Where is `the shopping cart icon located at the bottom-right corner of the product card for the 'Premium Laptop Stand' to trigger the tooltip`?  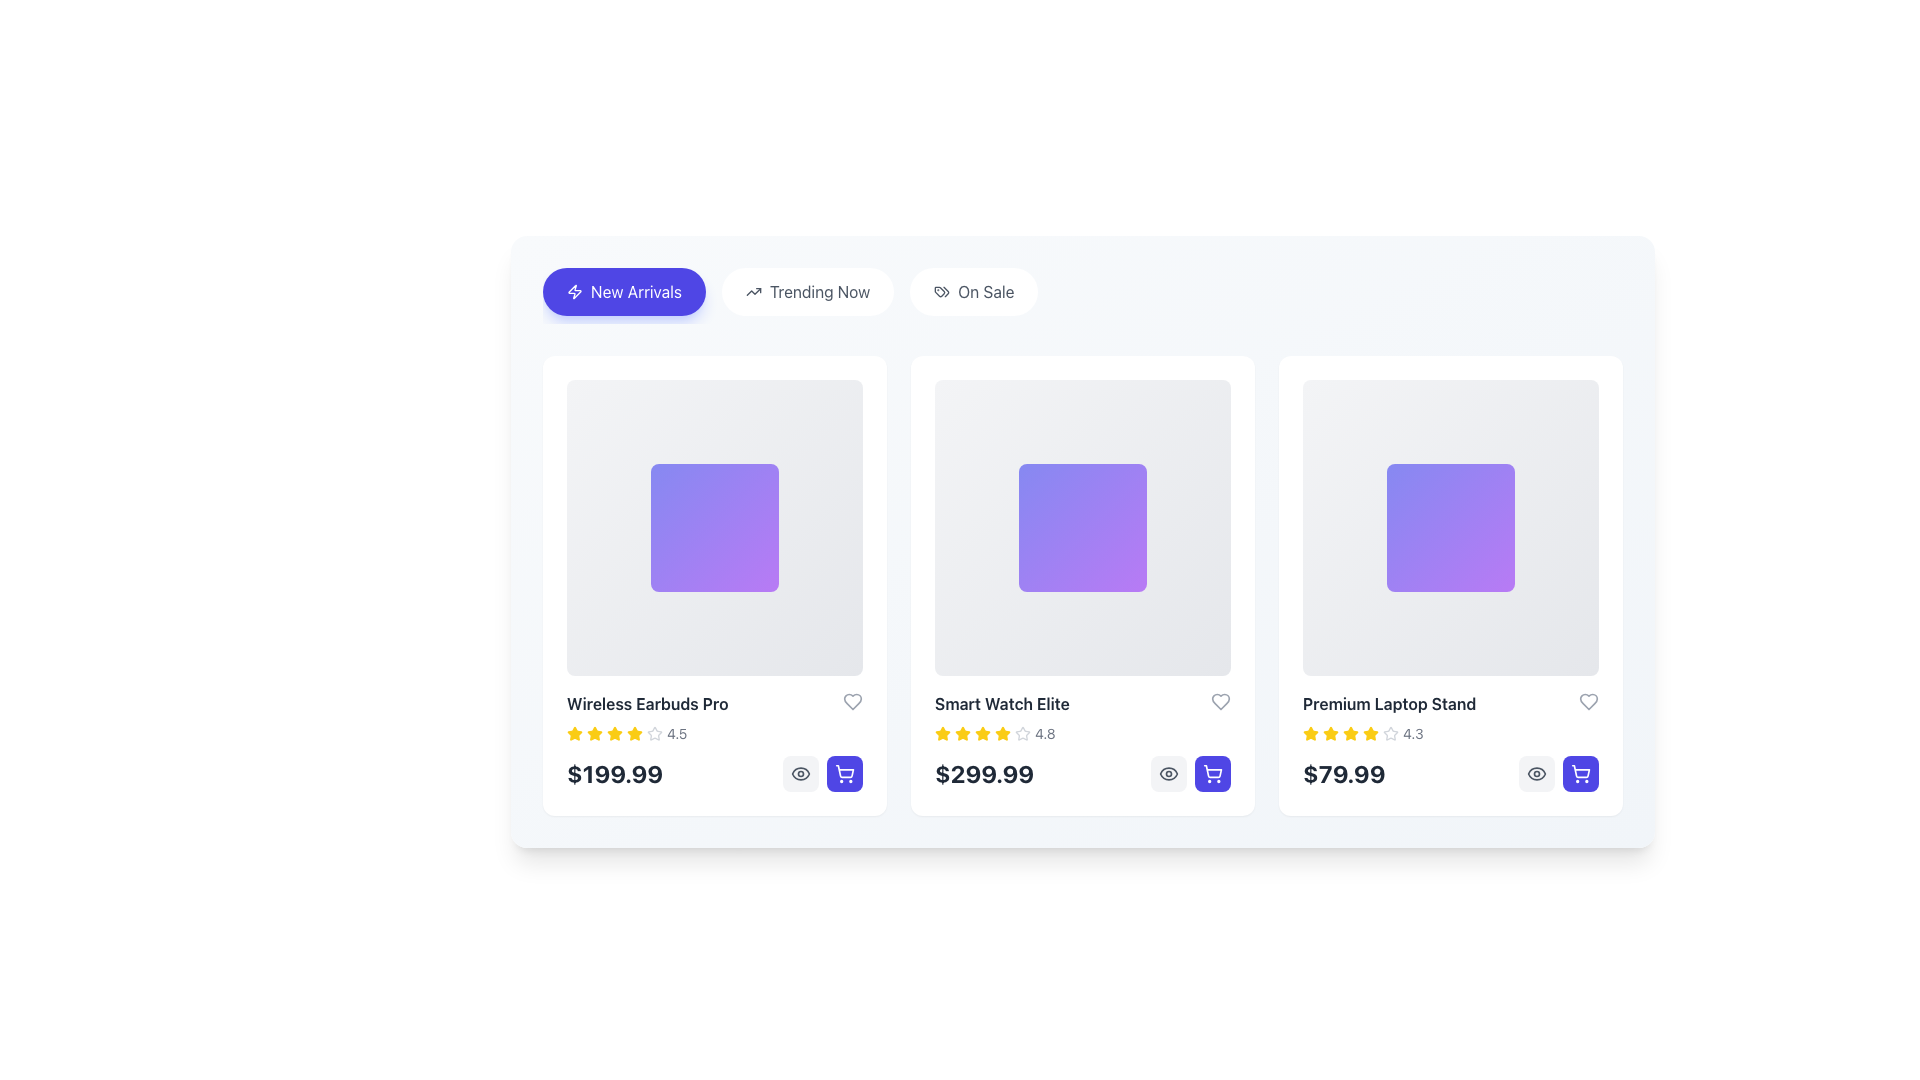
the shopping cart icon located at the bottom-right corner of the product card for the 'Premium Laptop Stand' to trigger the tooltip is located at coordinates (1579, 773).